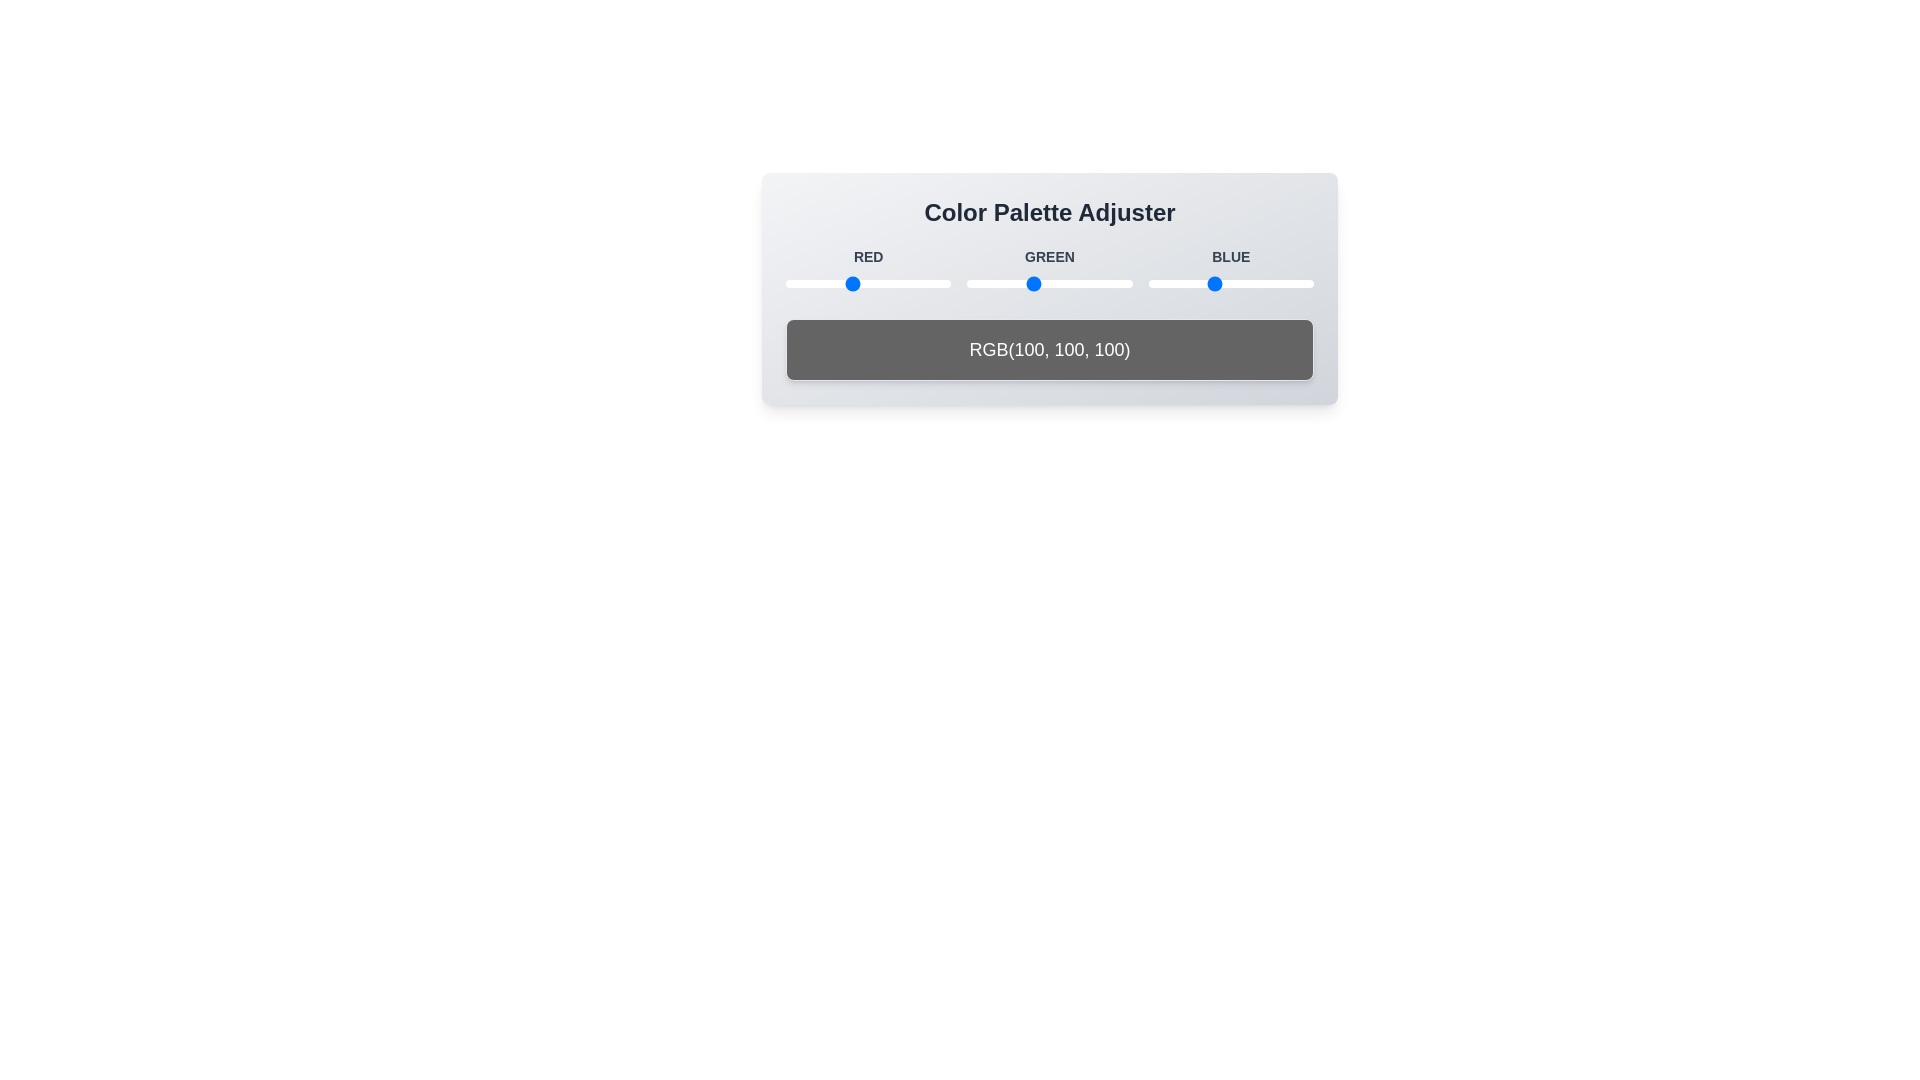  What do you see at coordinates (811, 284) in the screenshot?
I see `the red color slider to 40` at bounding box center [811, 284].